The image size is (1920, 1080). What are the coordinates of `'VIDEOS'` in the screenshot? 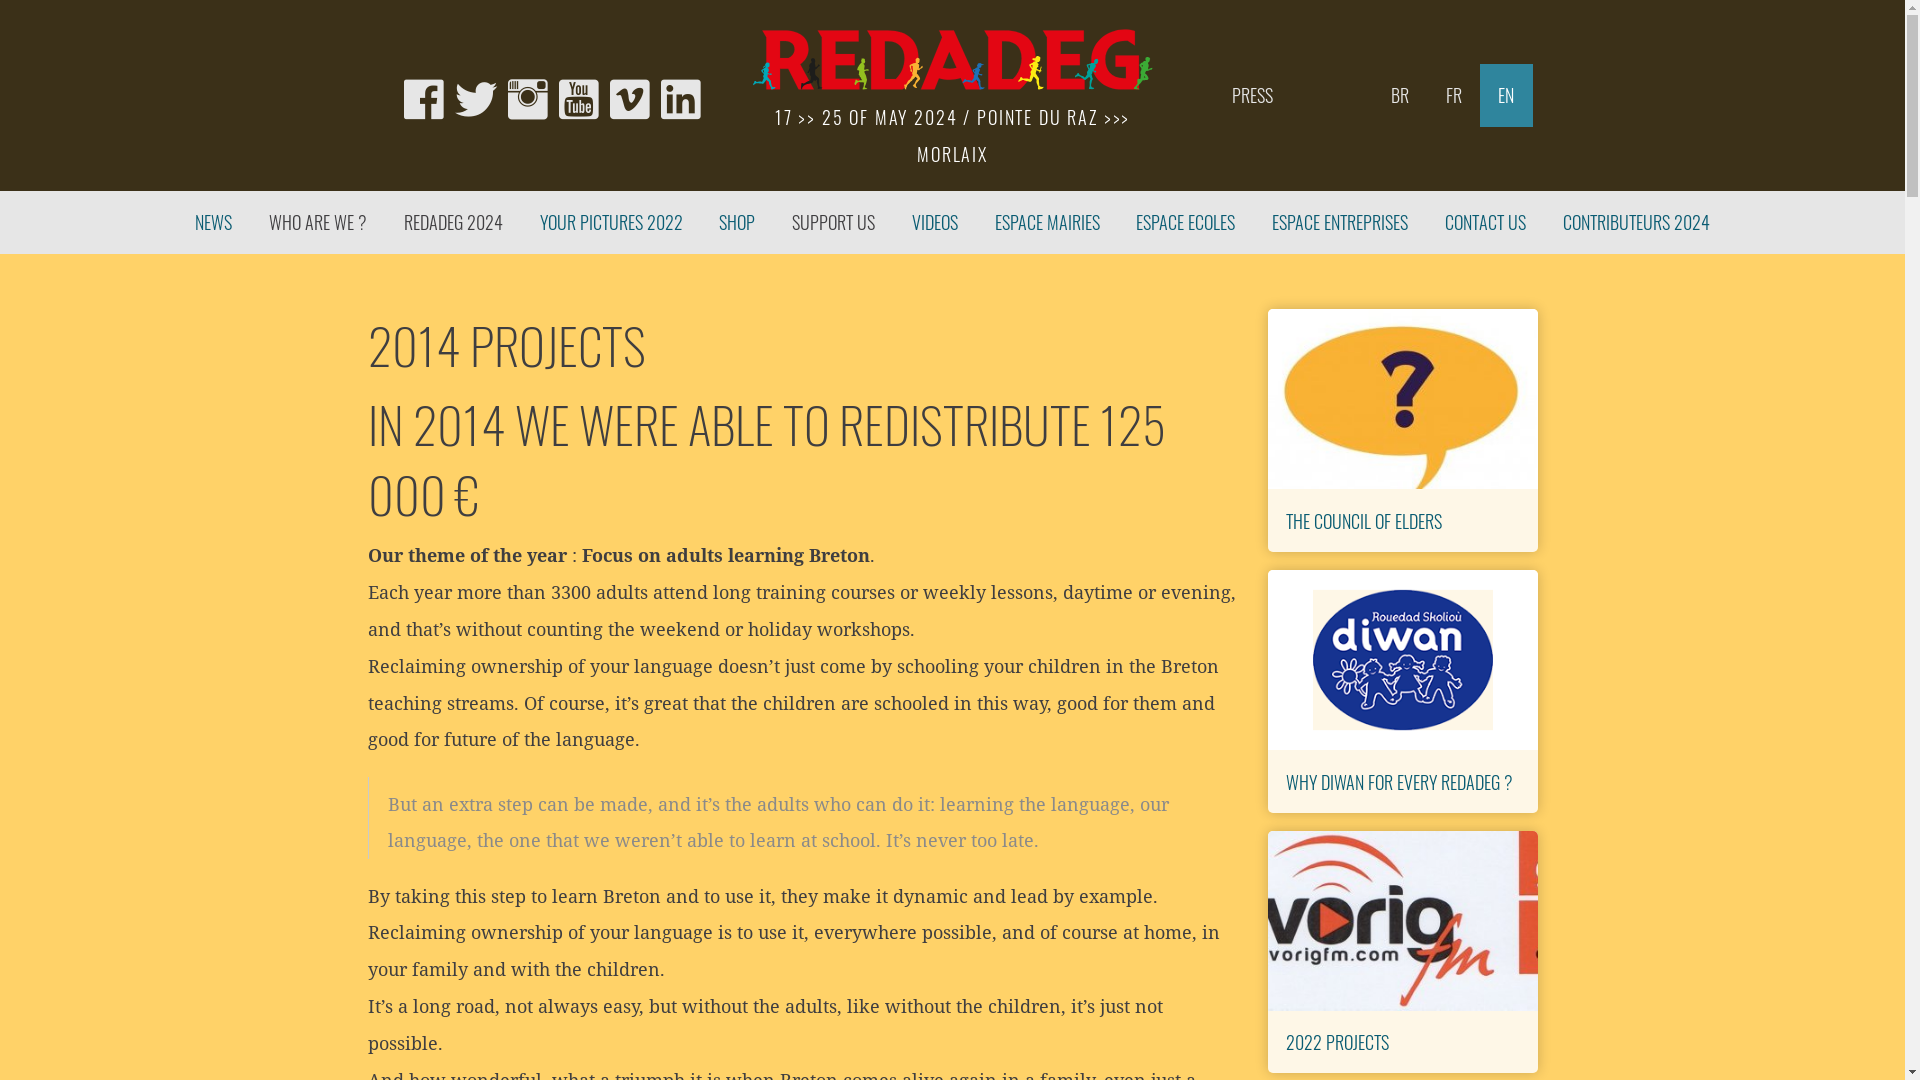 It's located at (892, 222).